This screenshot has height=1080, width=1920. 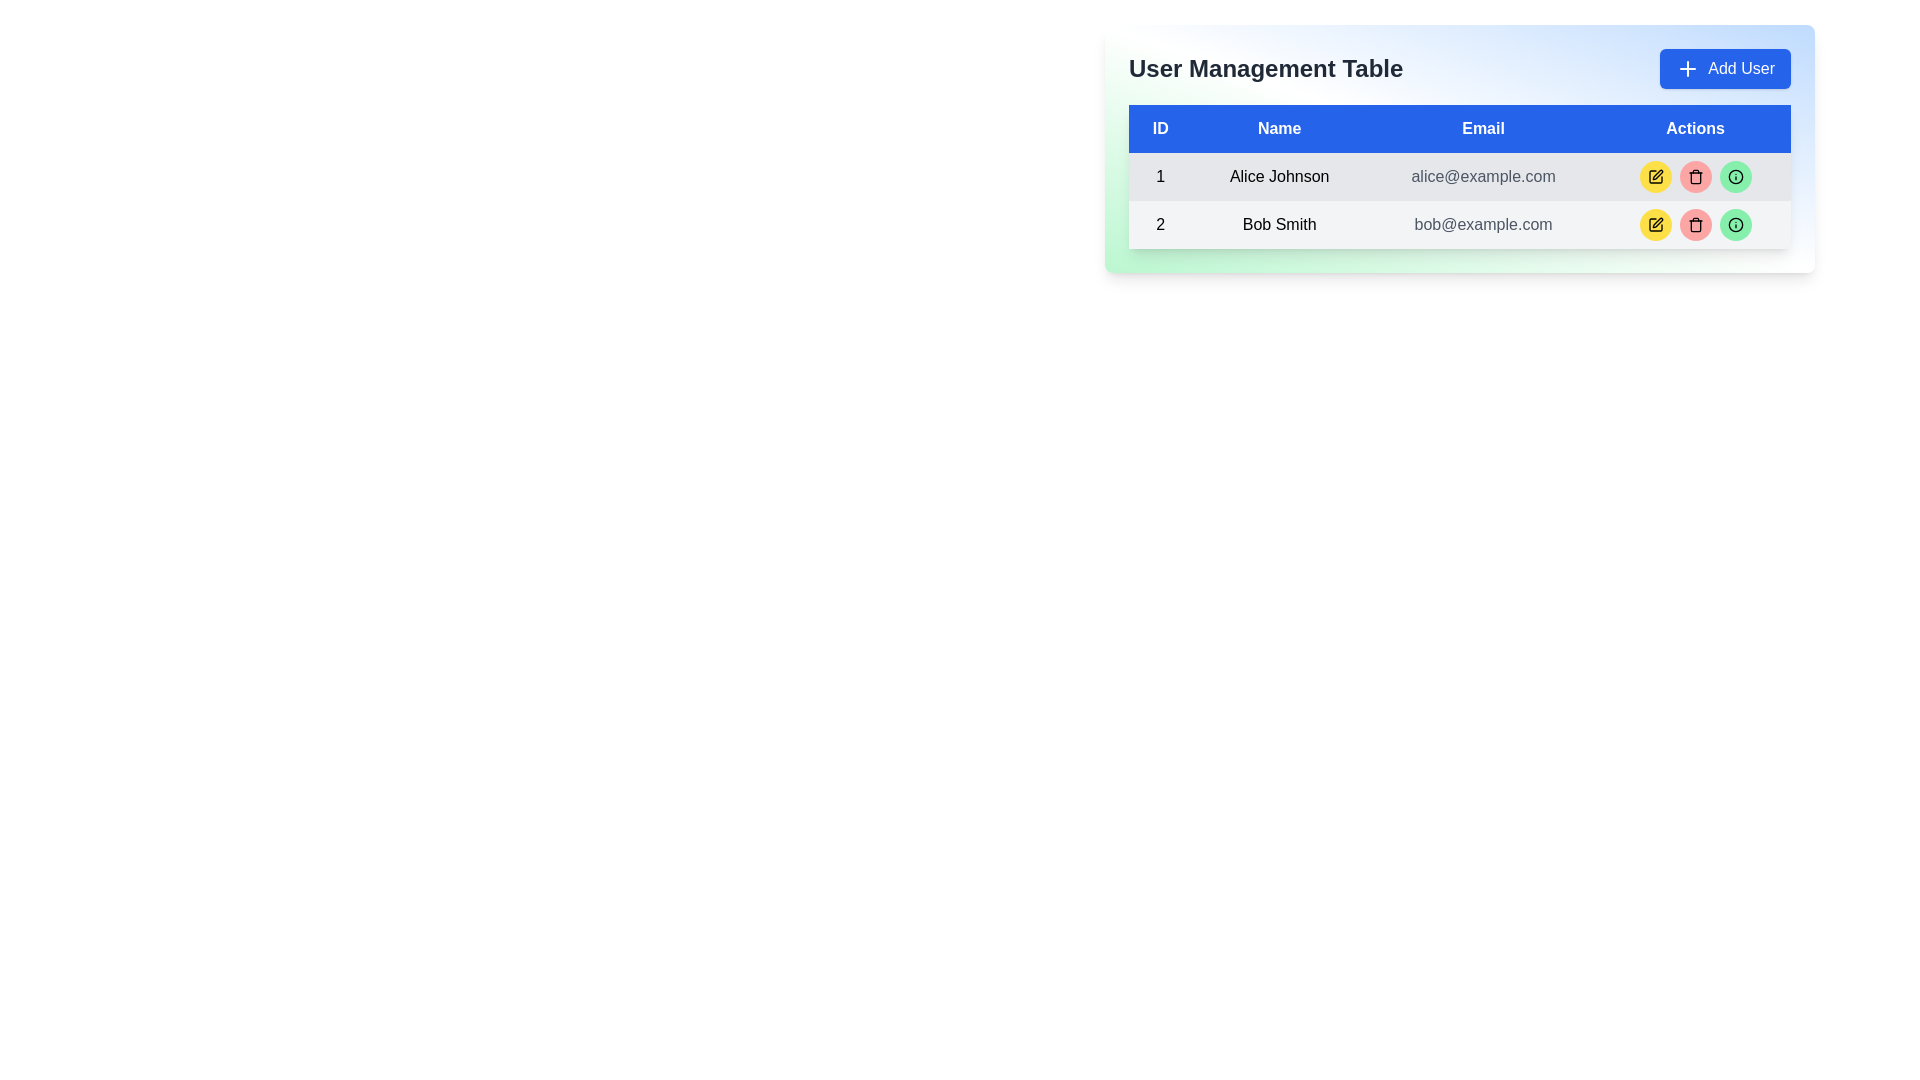 What do you see at coordinates (1483, 176) in the screenshot?
I see `the email address text label located in the third column of the first row of the user management table, under the 'Email' header` at bounding box center [1483, 176].